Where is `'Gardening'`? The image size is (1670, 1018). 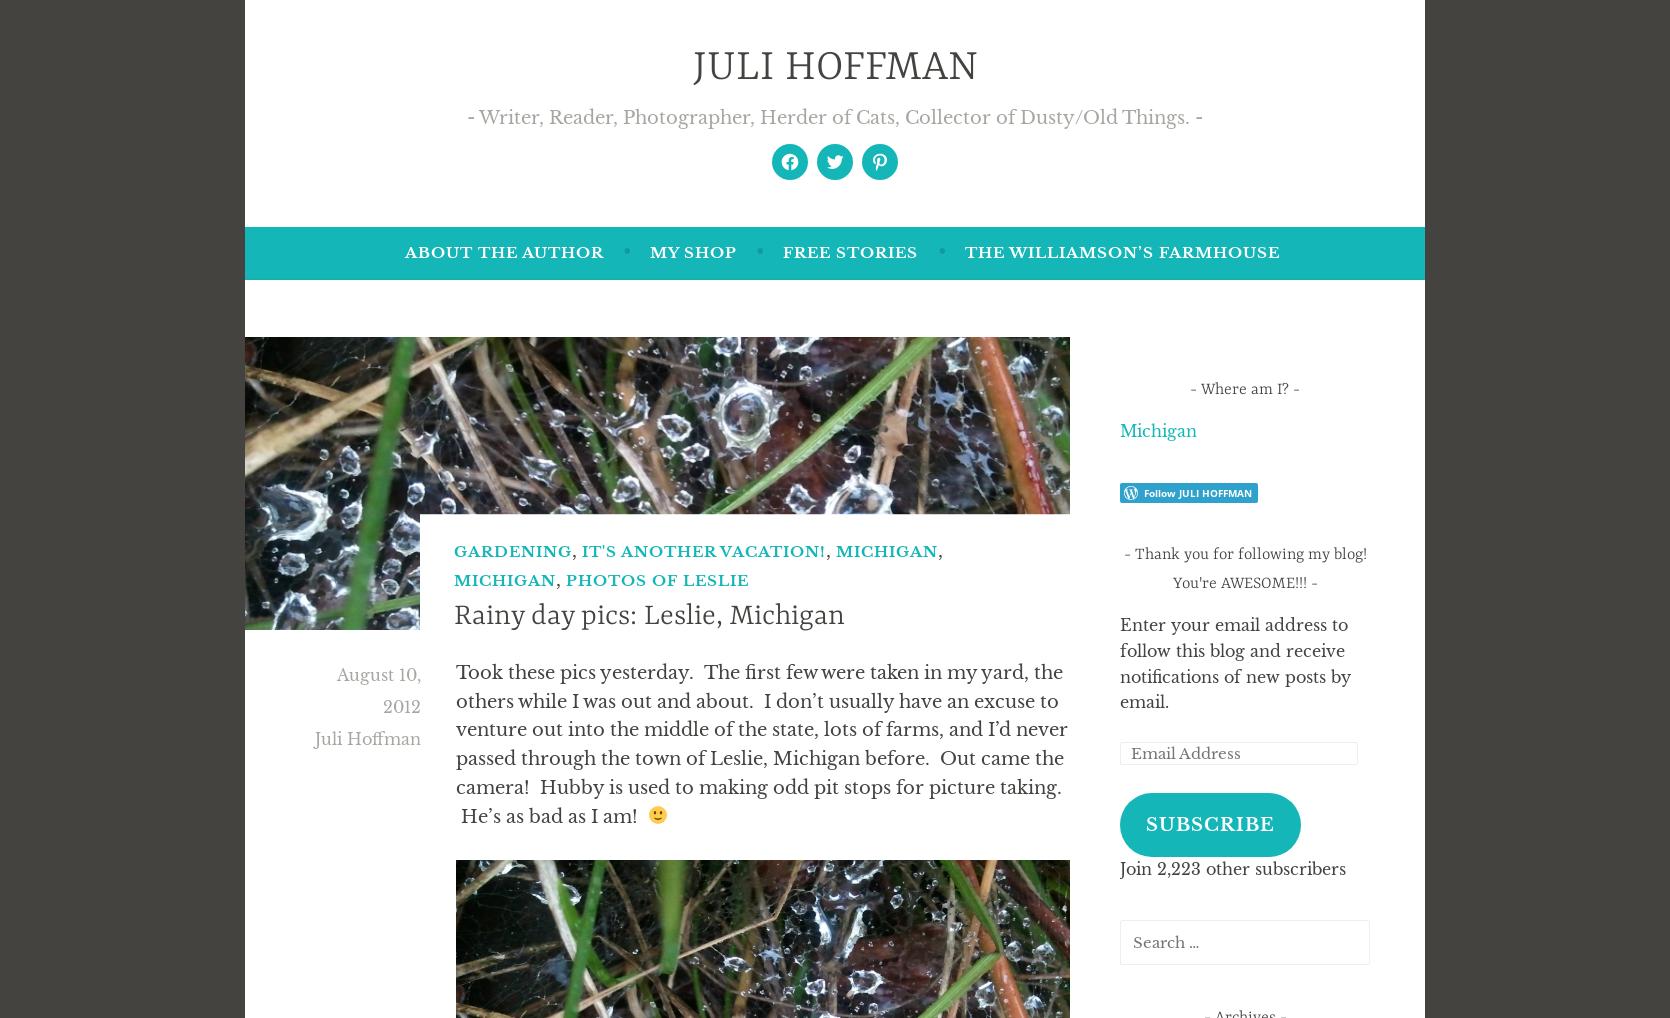
'Gardening' is located at coordinates (513, 550).